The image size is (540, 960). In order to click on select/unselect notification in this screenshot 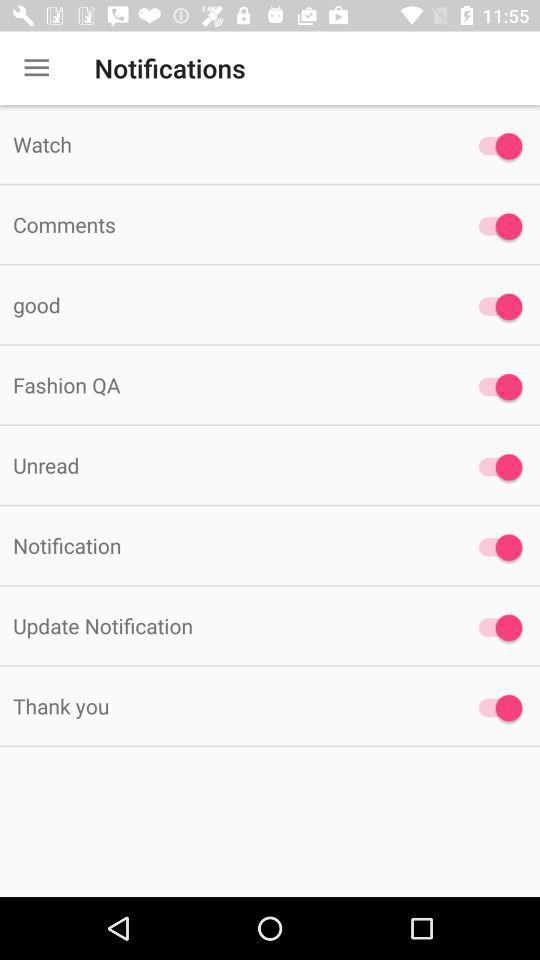, I will do `click(494, 306)`.